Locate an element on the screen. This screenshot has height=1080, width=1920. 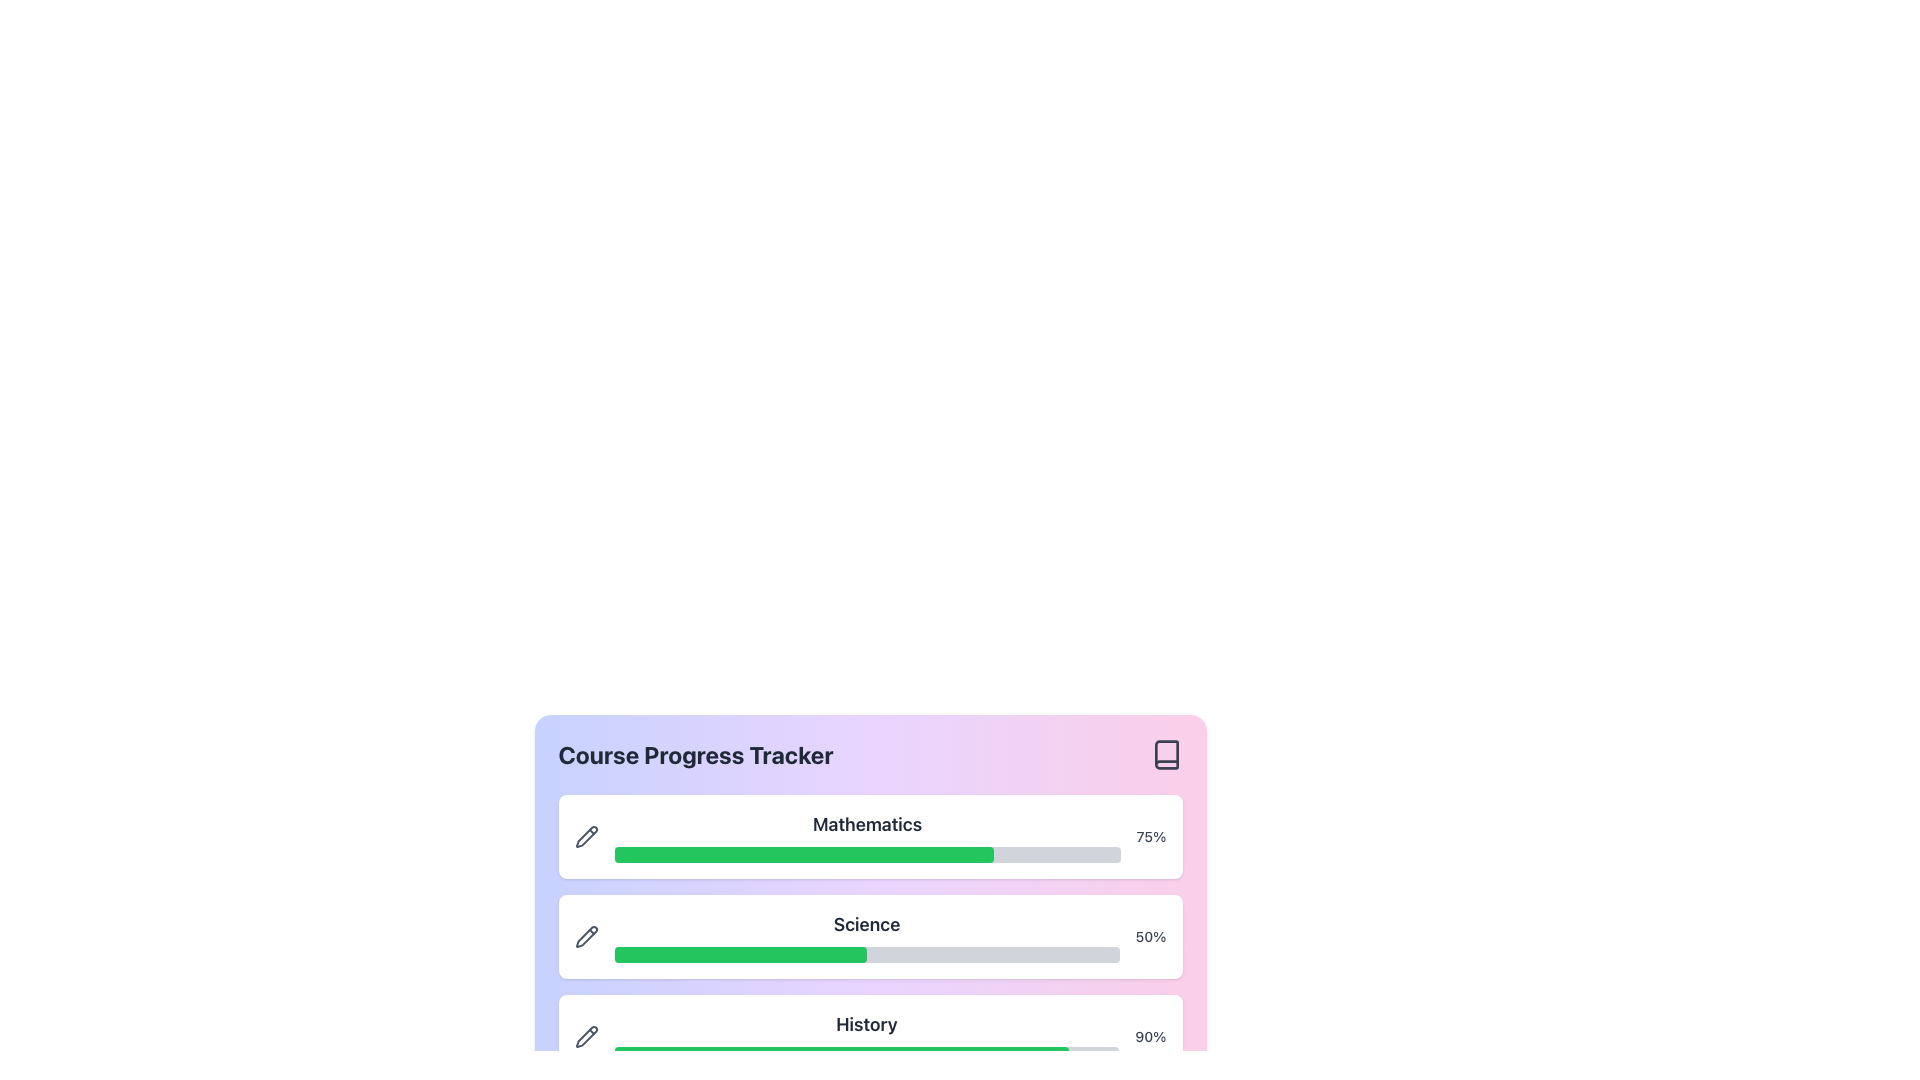
the 'Mathematics' text label, which is a bold, dark gray title positioned prominently above a progress bar in the course progress tracker is located at coordinates (867, 825).